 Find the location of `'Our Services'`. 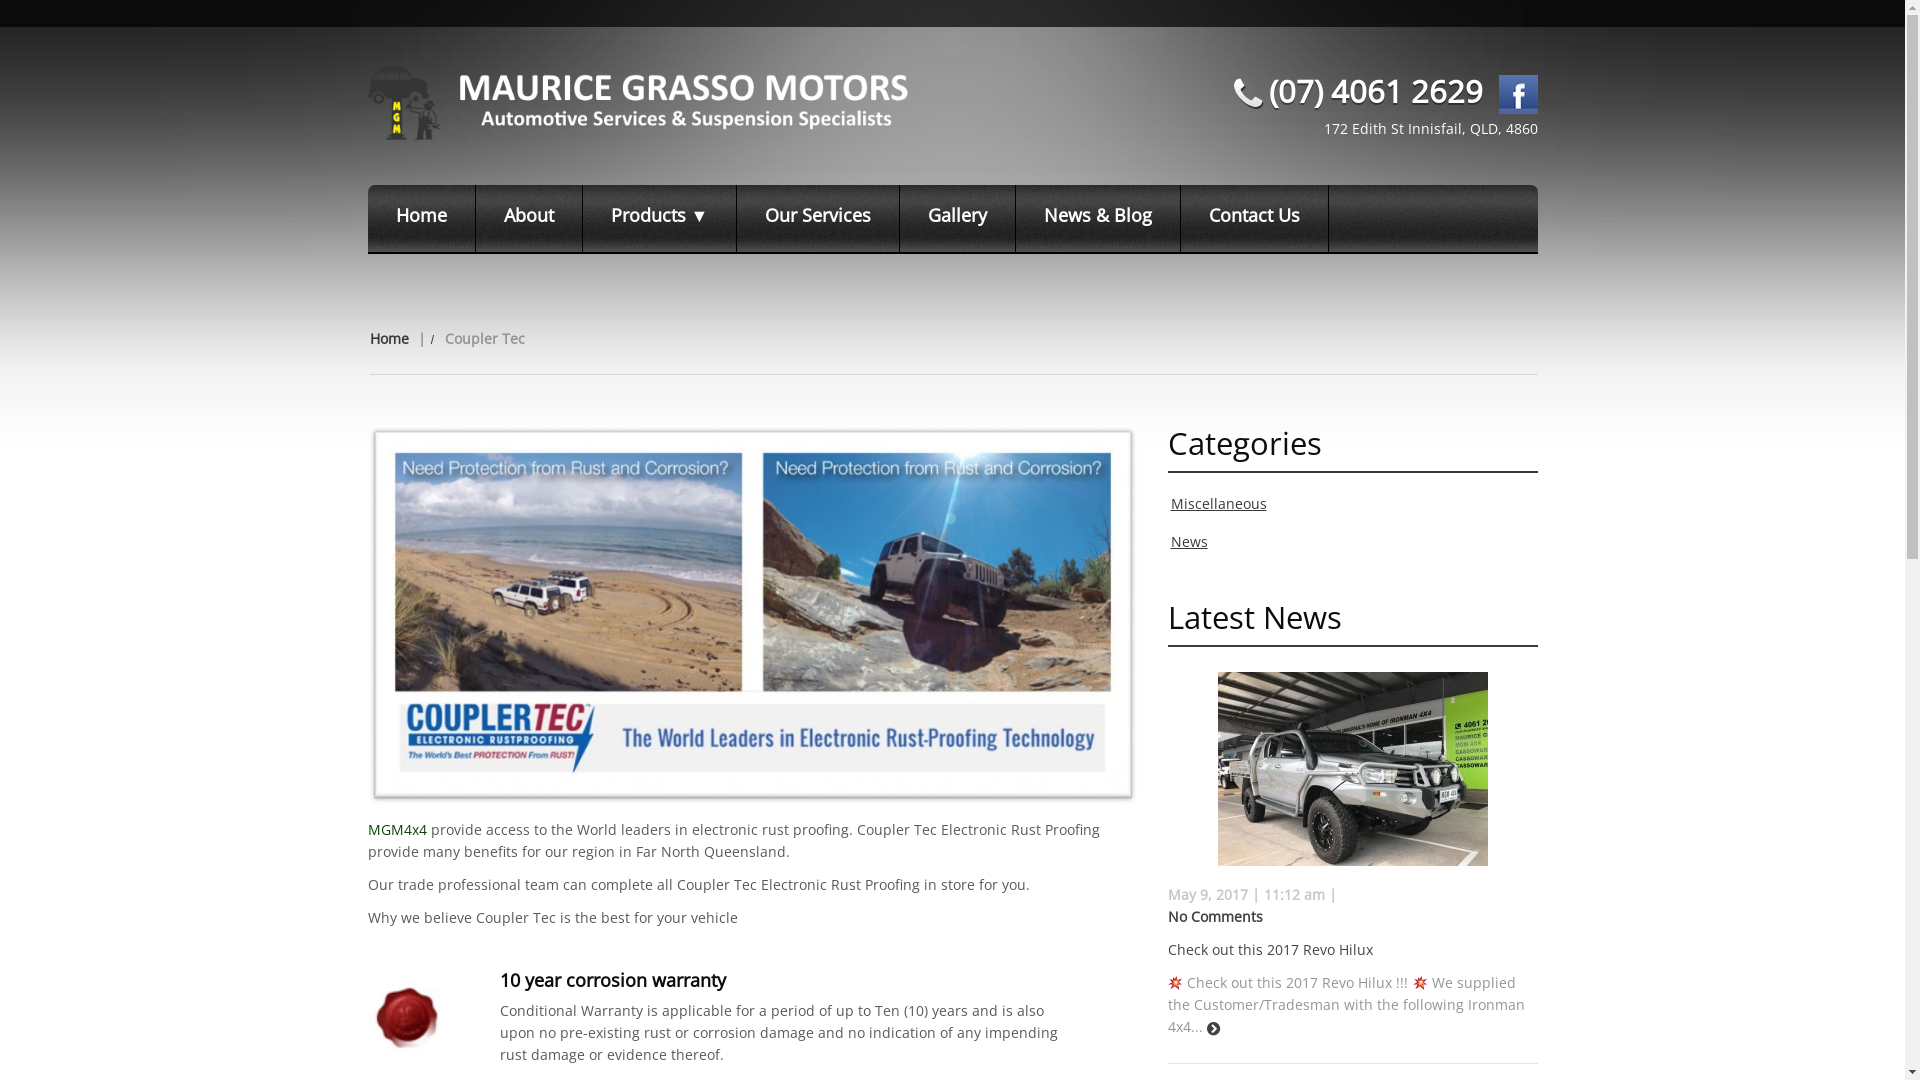

'Our Services' is located at coordinates (736, 218).